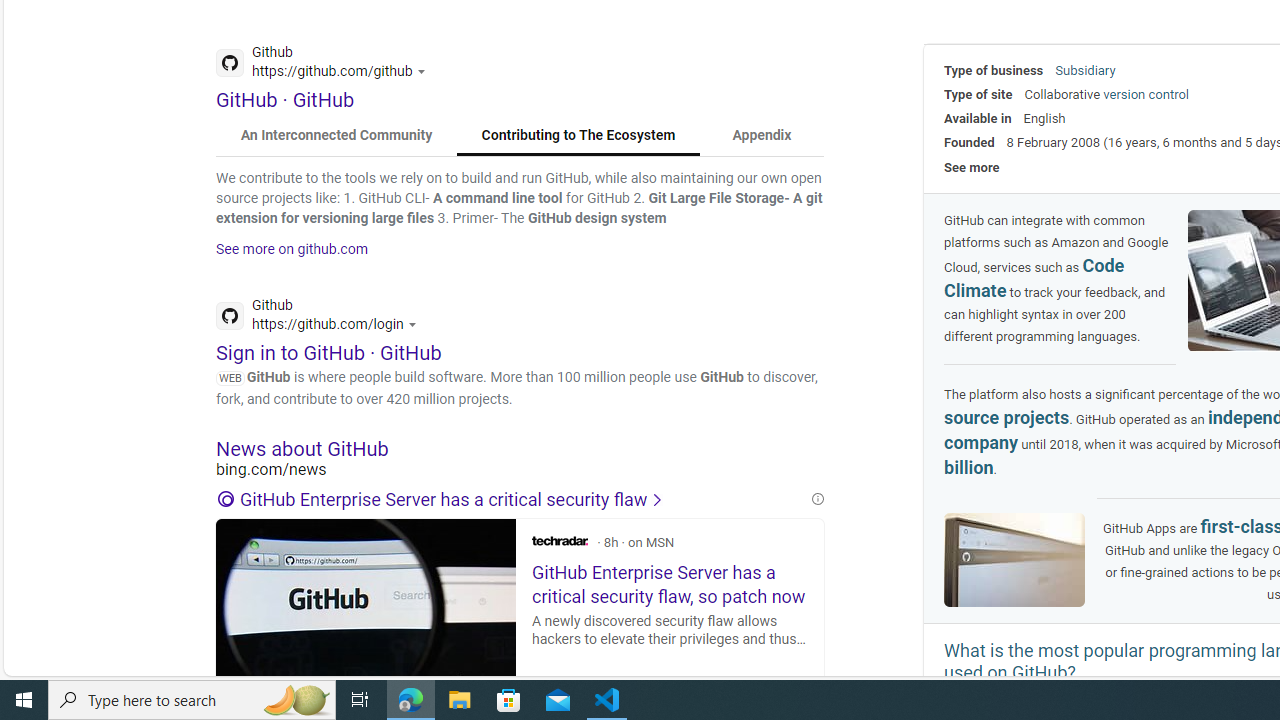  I want to click on 'Available in', so click(978, 118).